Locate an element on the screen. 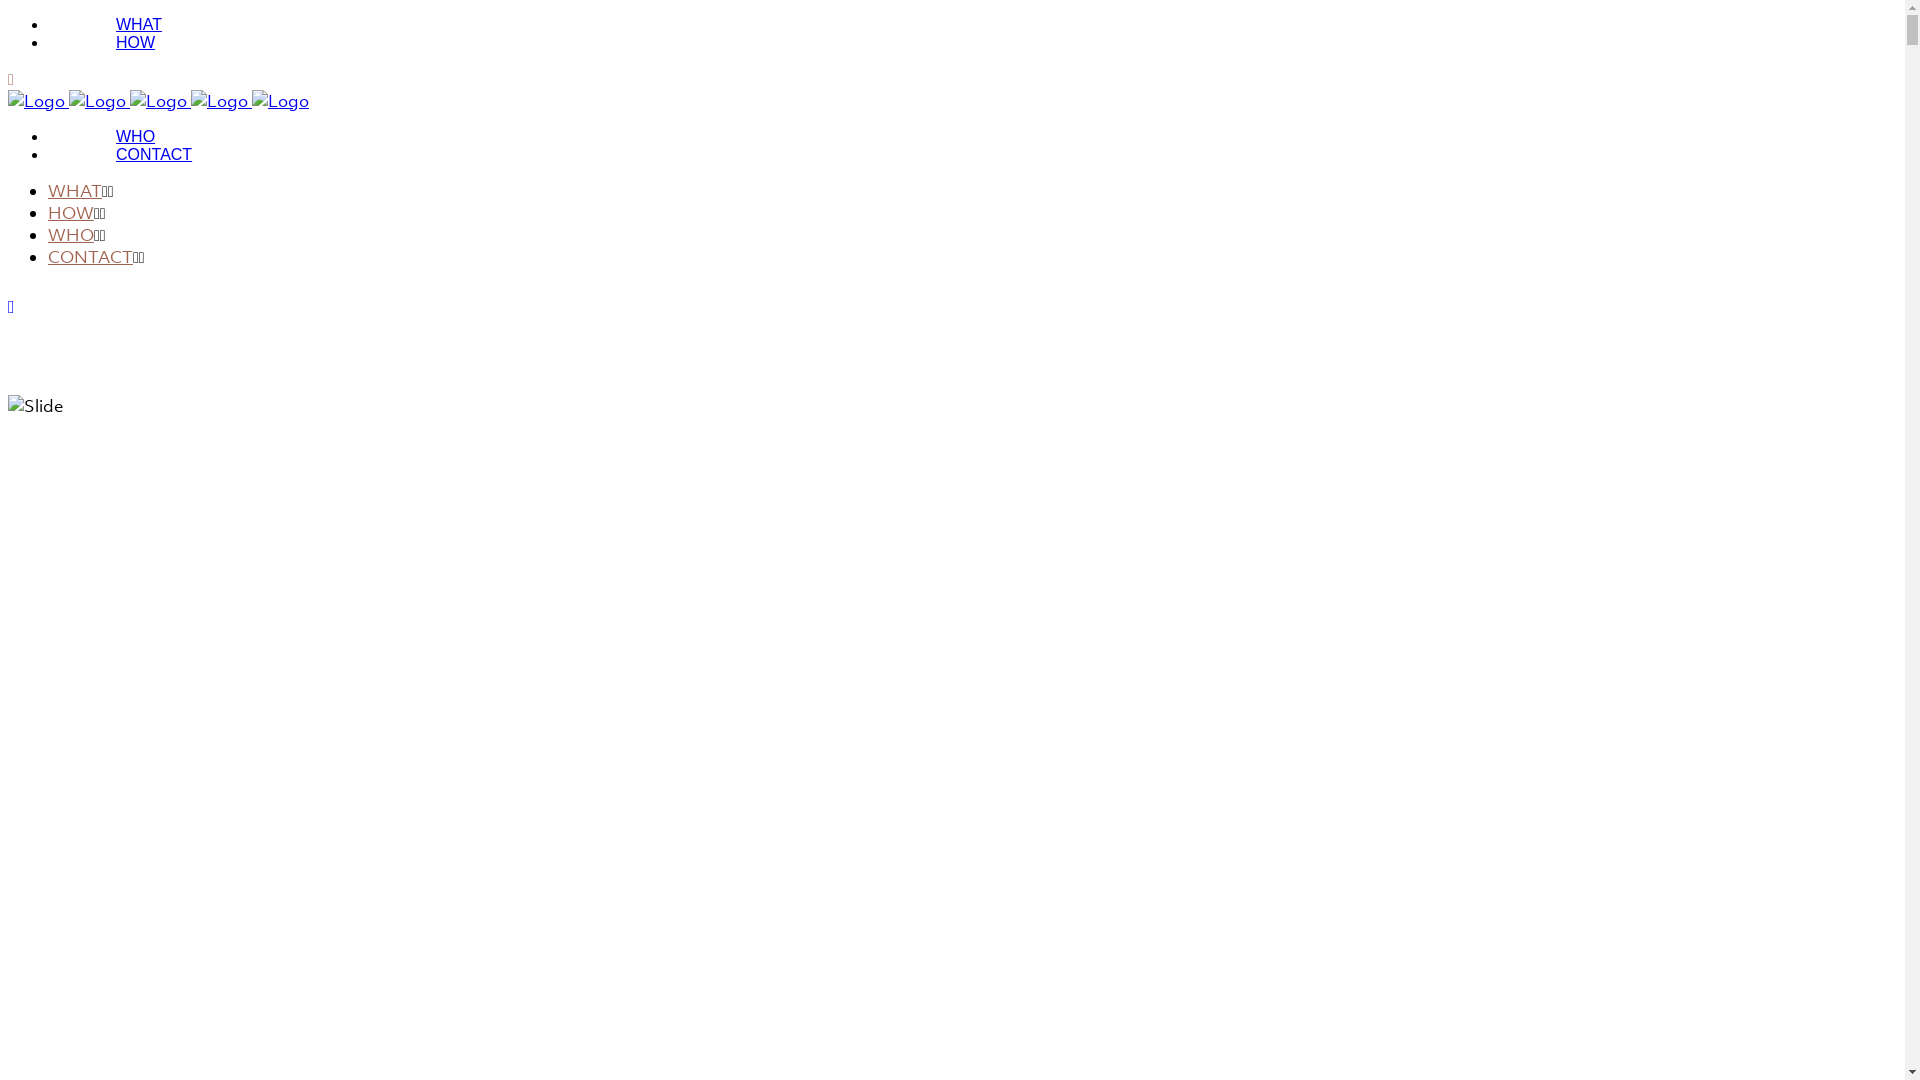  'CONTACT' is located at coordinates (89, 256).